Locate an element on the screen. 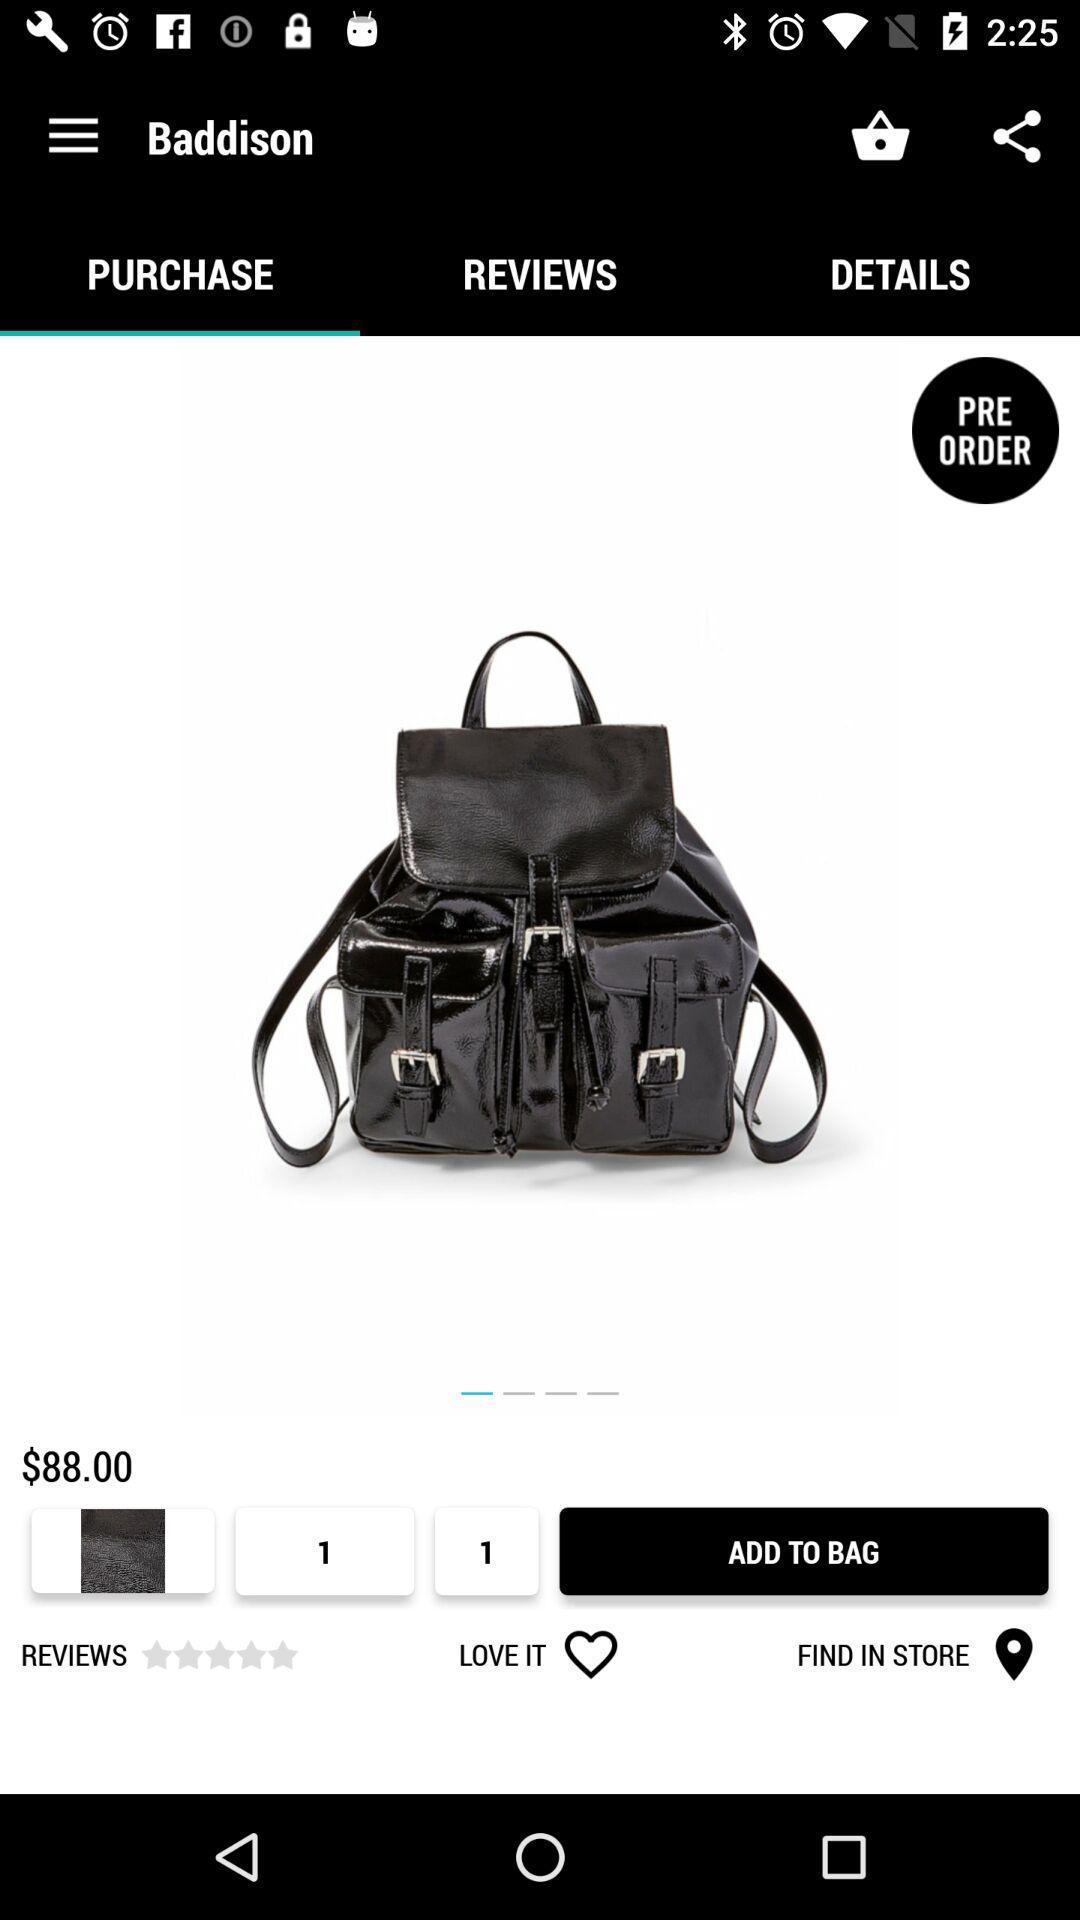 This screenshot has width=1080, height=1920. item images is located at coordinates (540, 876).